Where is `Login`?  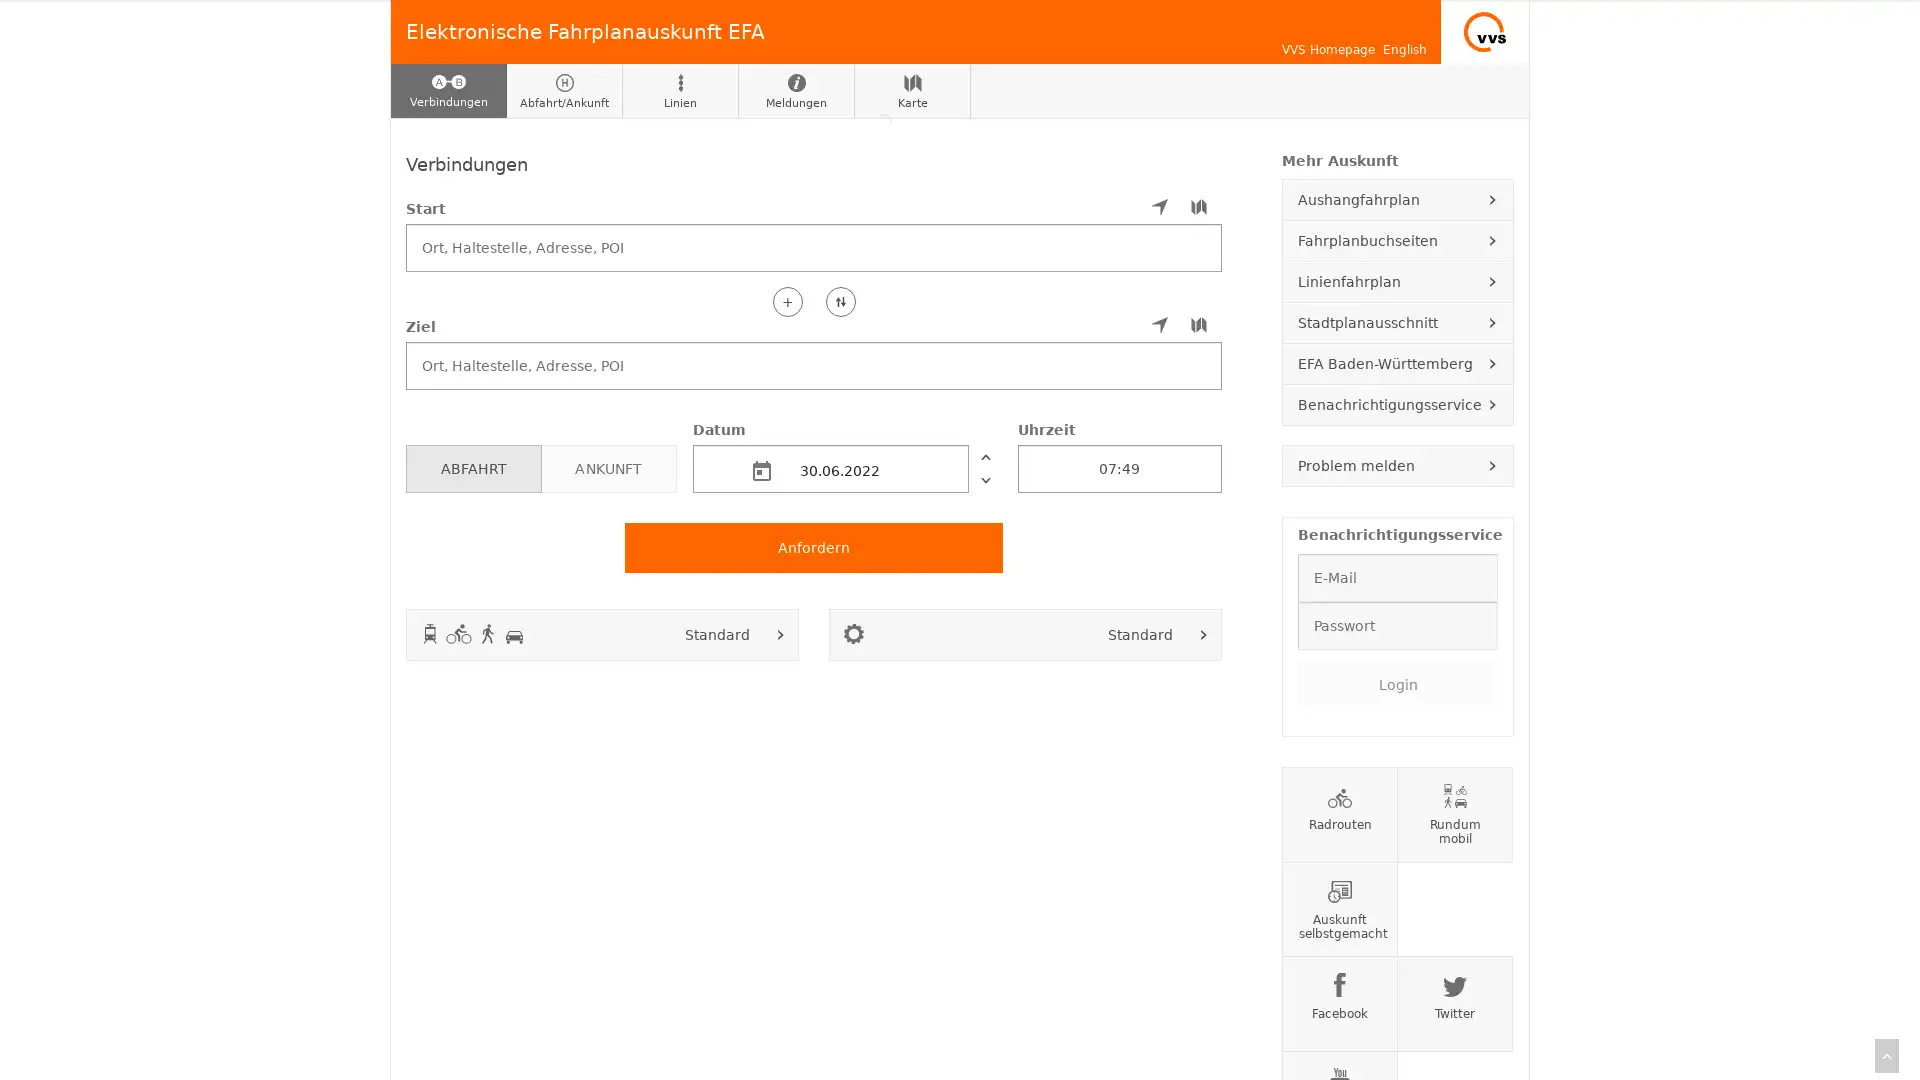
Login is located at coordinates (1396, 682).